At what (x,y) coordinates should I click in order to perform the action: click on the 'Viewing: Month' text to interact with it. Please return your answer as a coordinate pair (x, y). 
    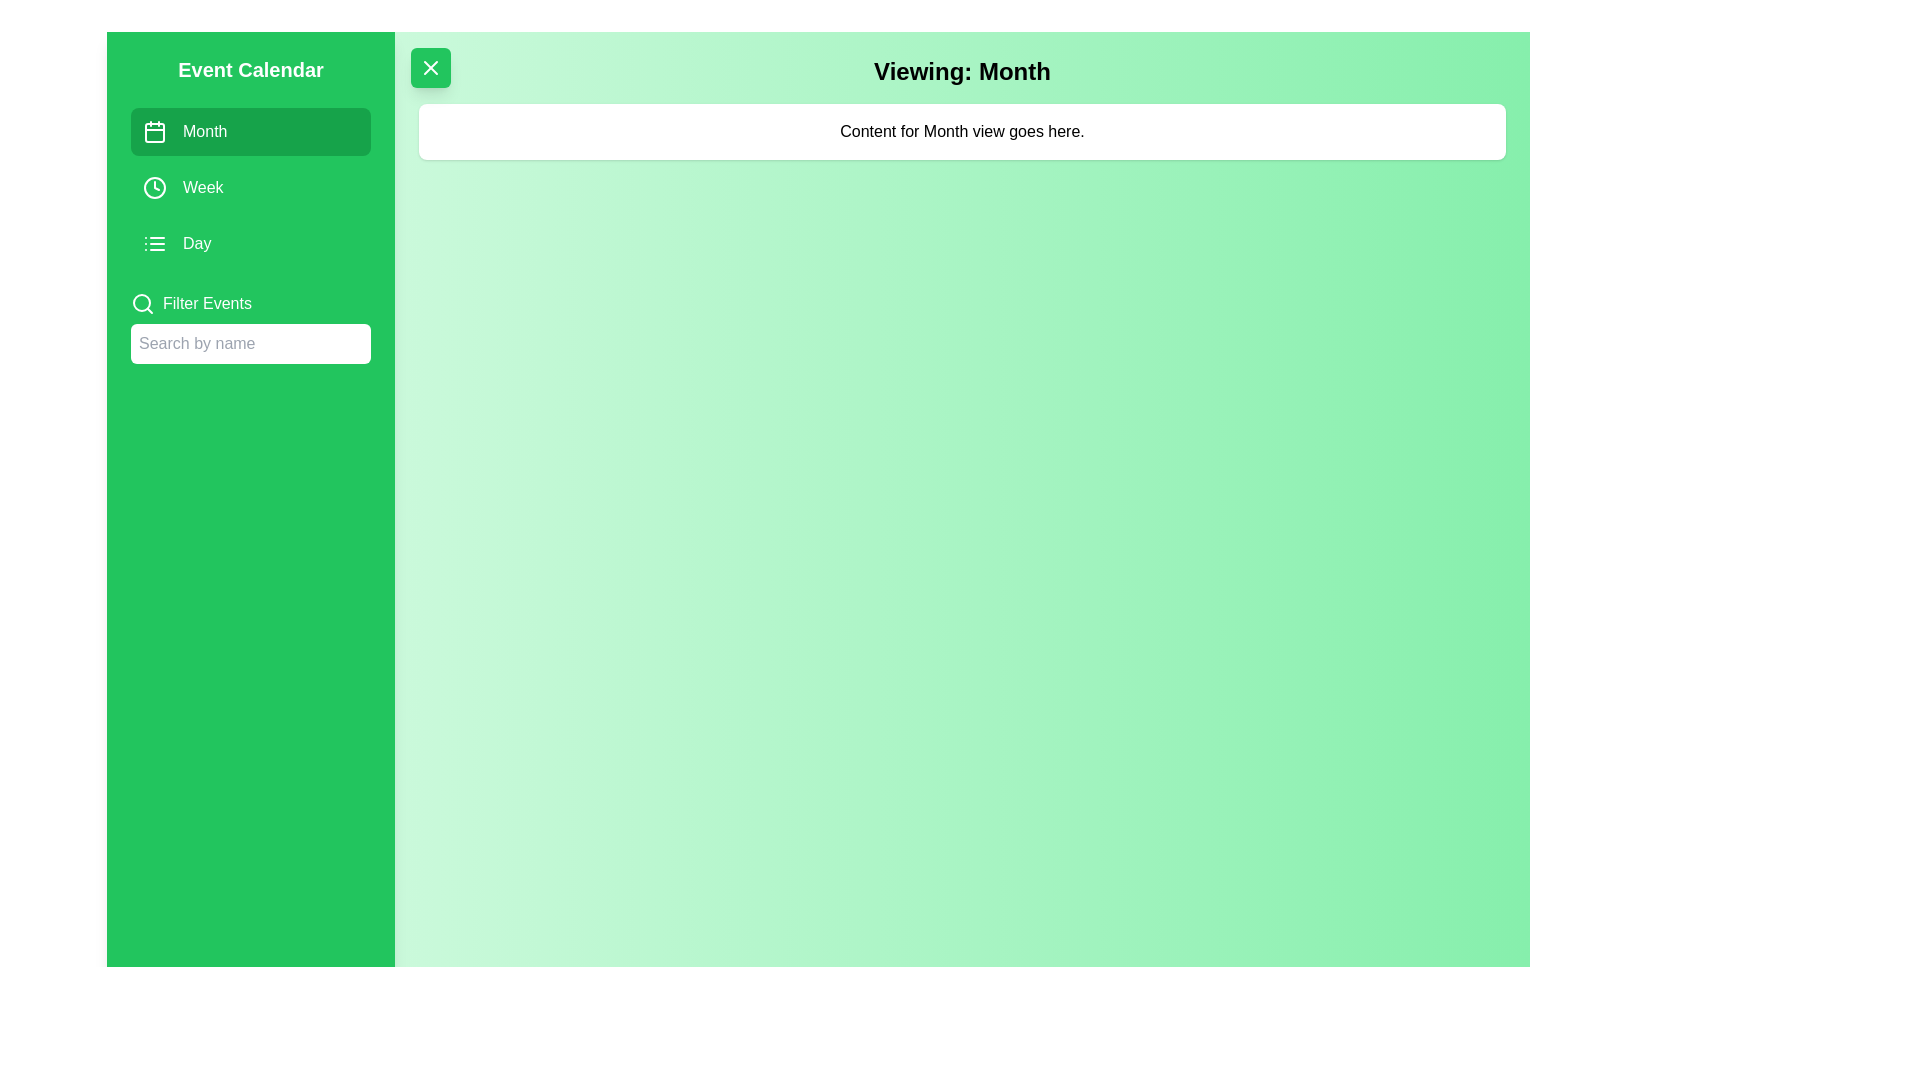
    Looking at the image, I should click on (962, 71).